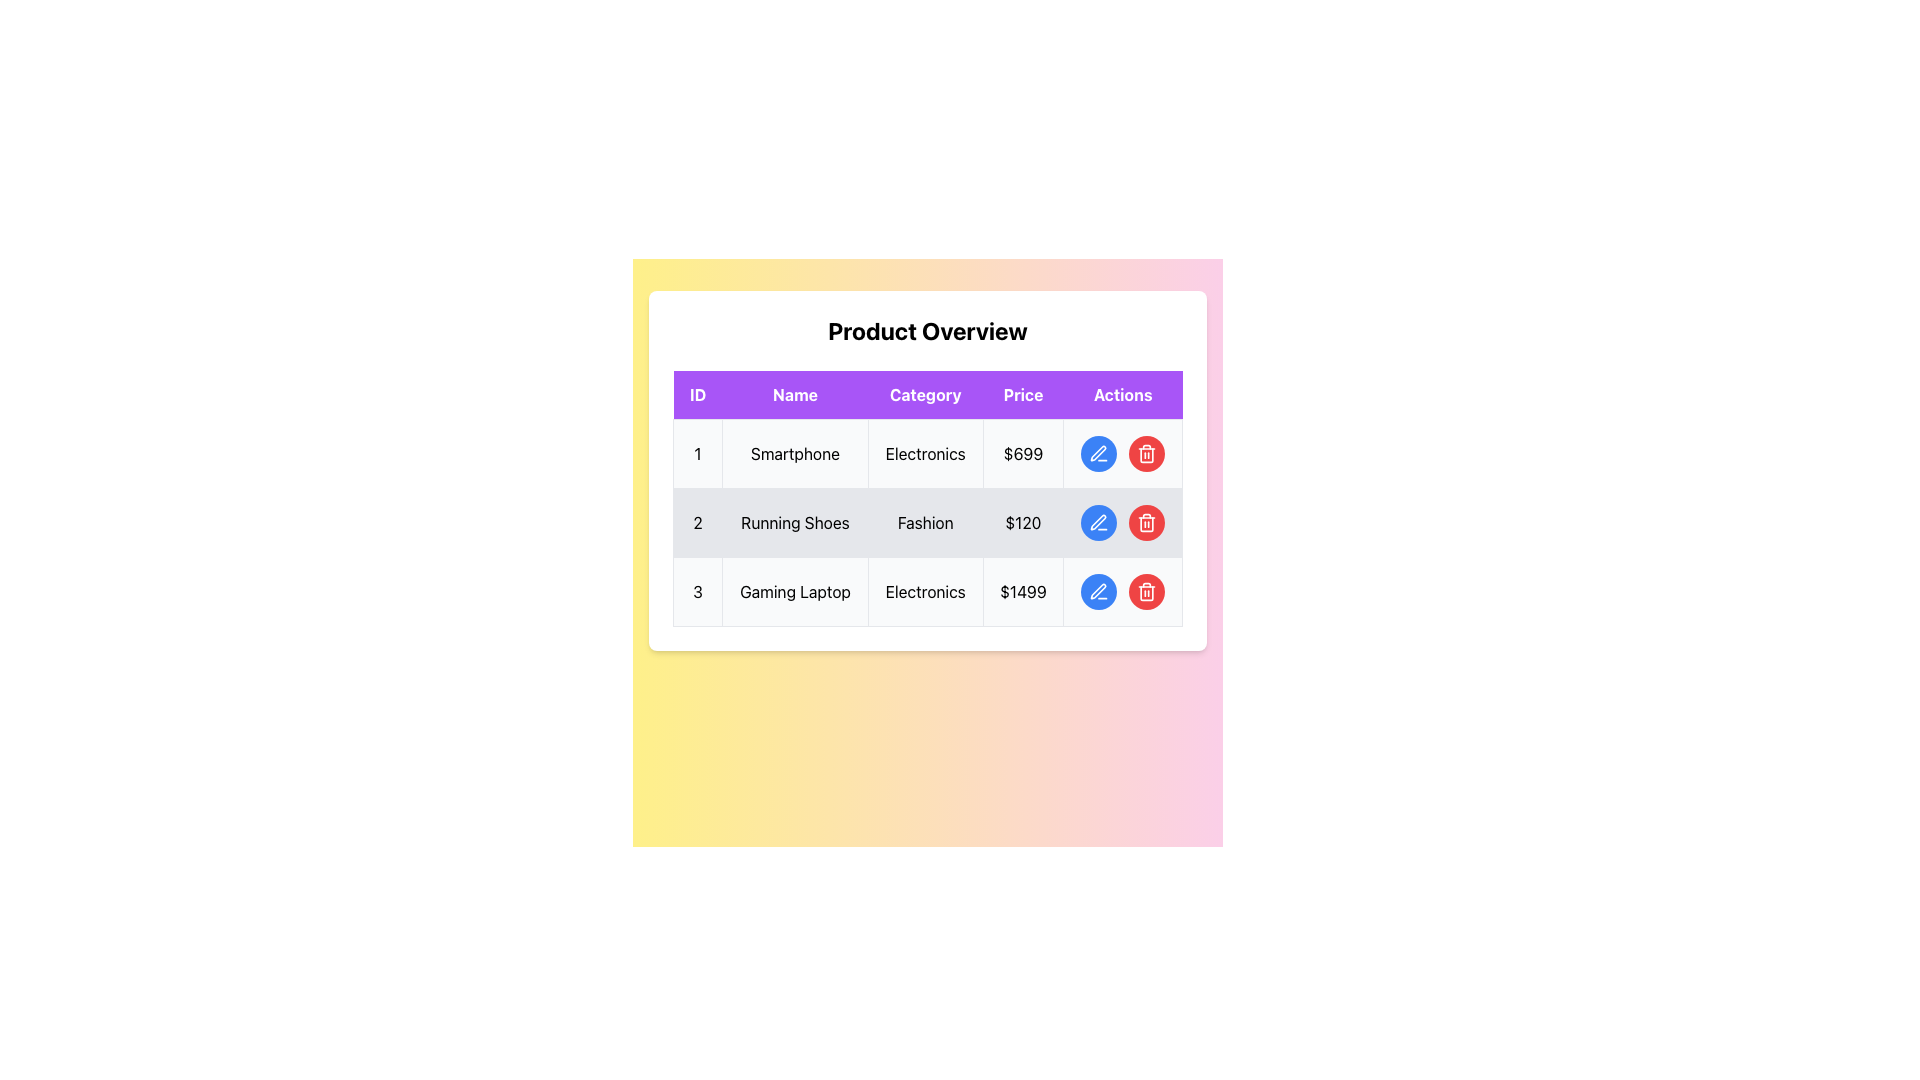  I want to click on the delete button located in the second row of the 'Actions' column, which is positioned to the right of the blue 'edit' button, so click(1147, 522).